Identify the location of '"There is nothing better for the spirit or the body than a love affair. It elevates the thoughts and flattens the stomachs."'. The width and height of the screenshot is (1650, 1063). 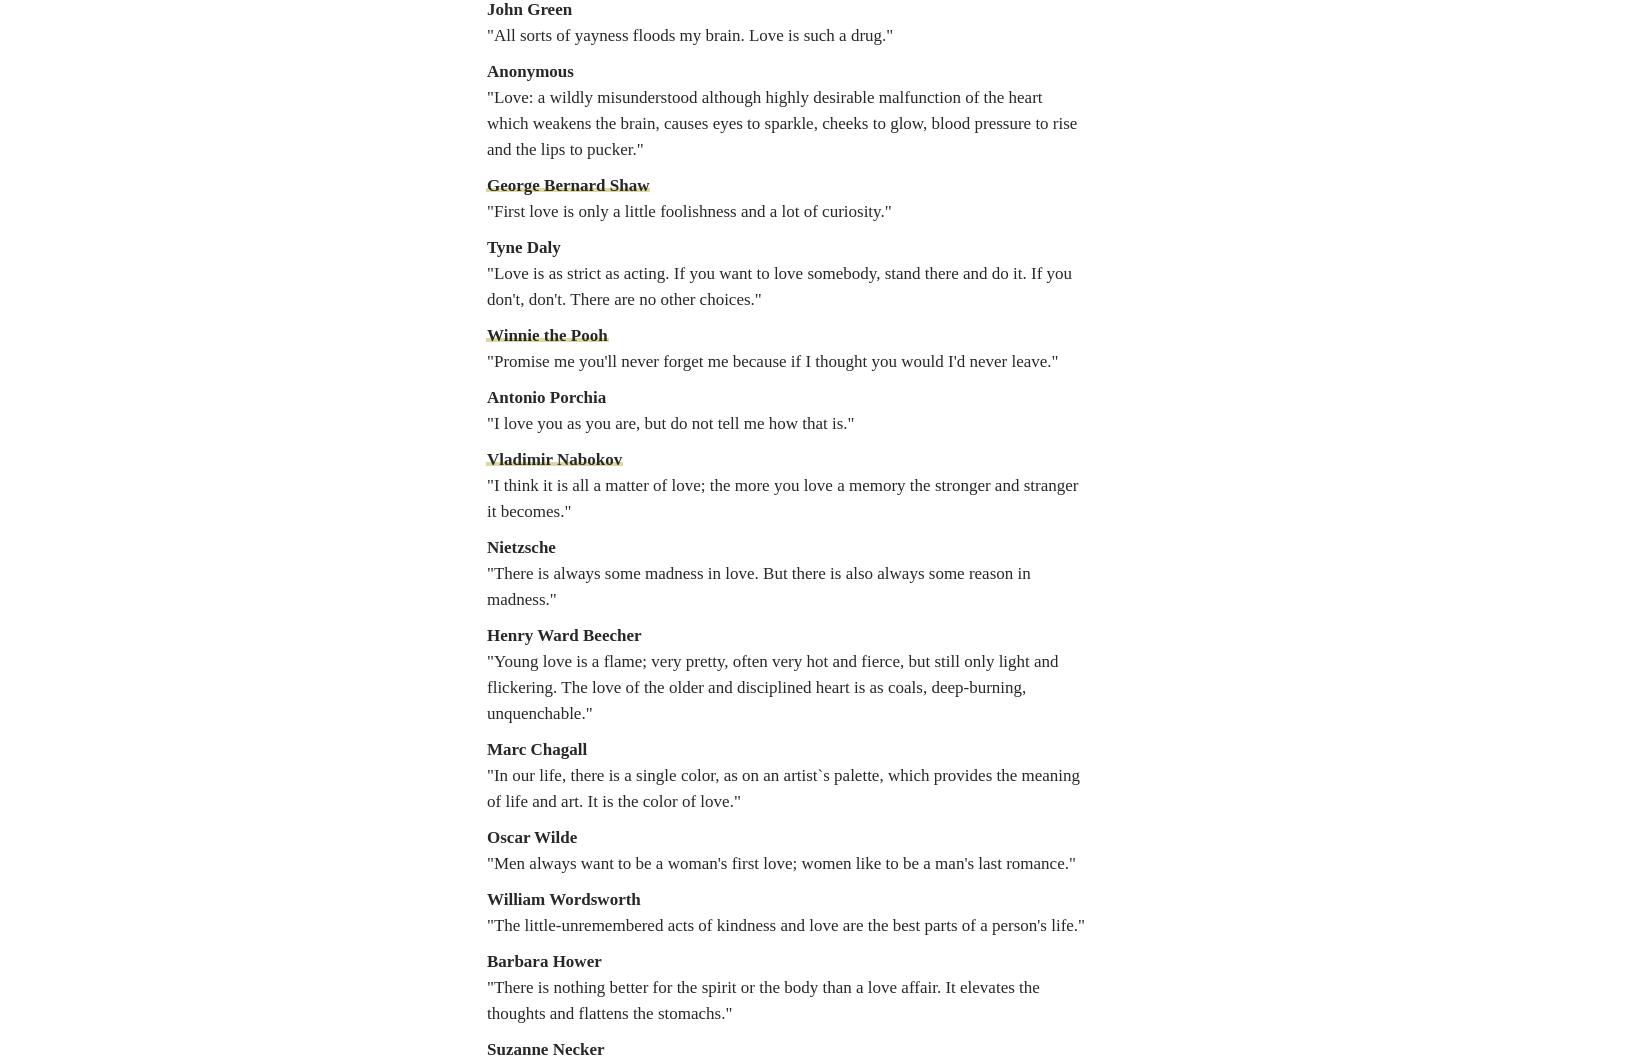
(761, 999).